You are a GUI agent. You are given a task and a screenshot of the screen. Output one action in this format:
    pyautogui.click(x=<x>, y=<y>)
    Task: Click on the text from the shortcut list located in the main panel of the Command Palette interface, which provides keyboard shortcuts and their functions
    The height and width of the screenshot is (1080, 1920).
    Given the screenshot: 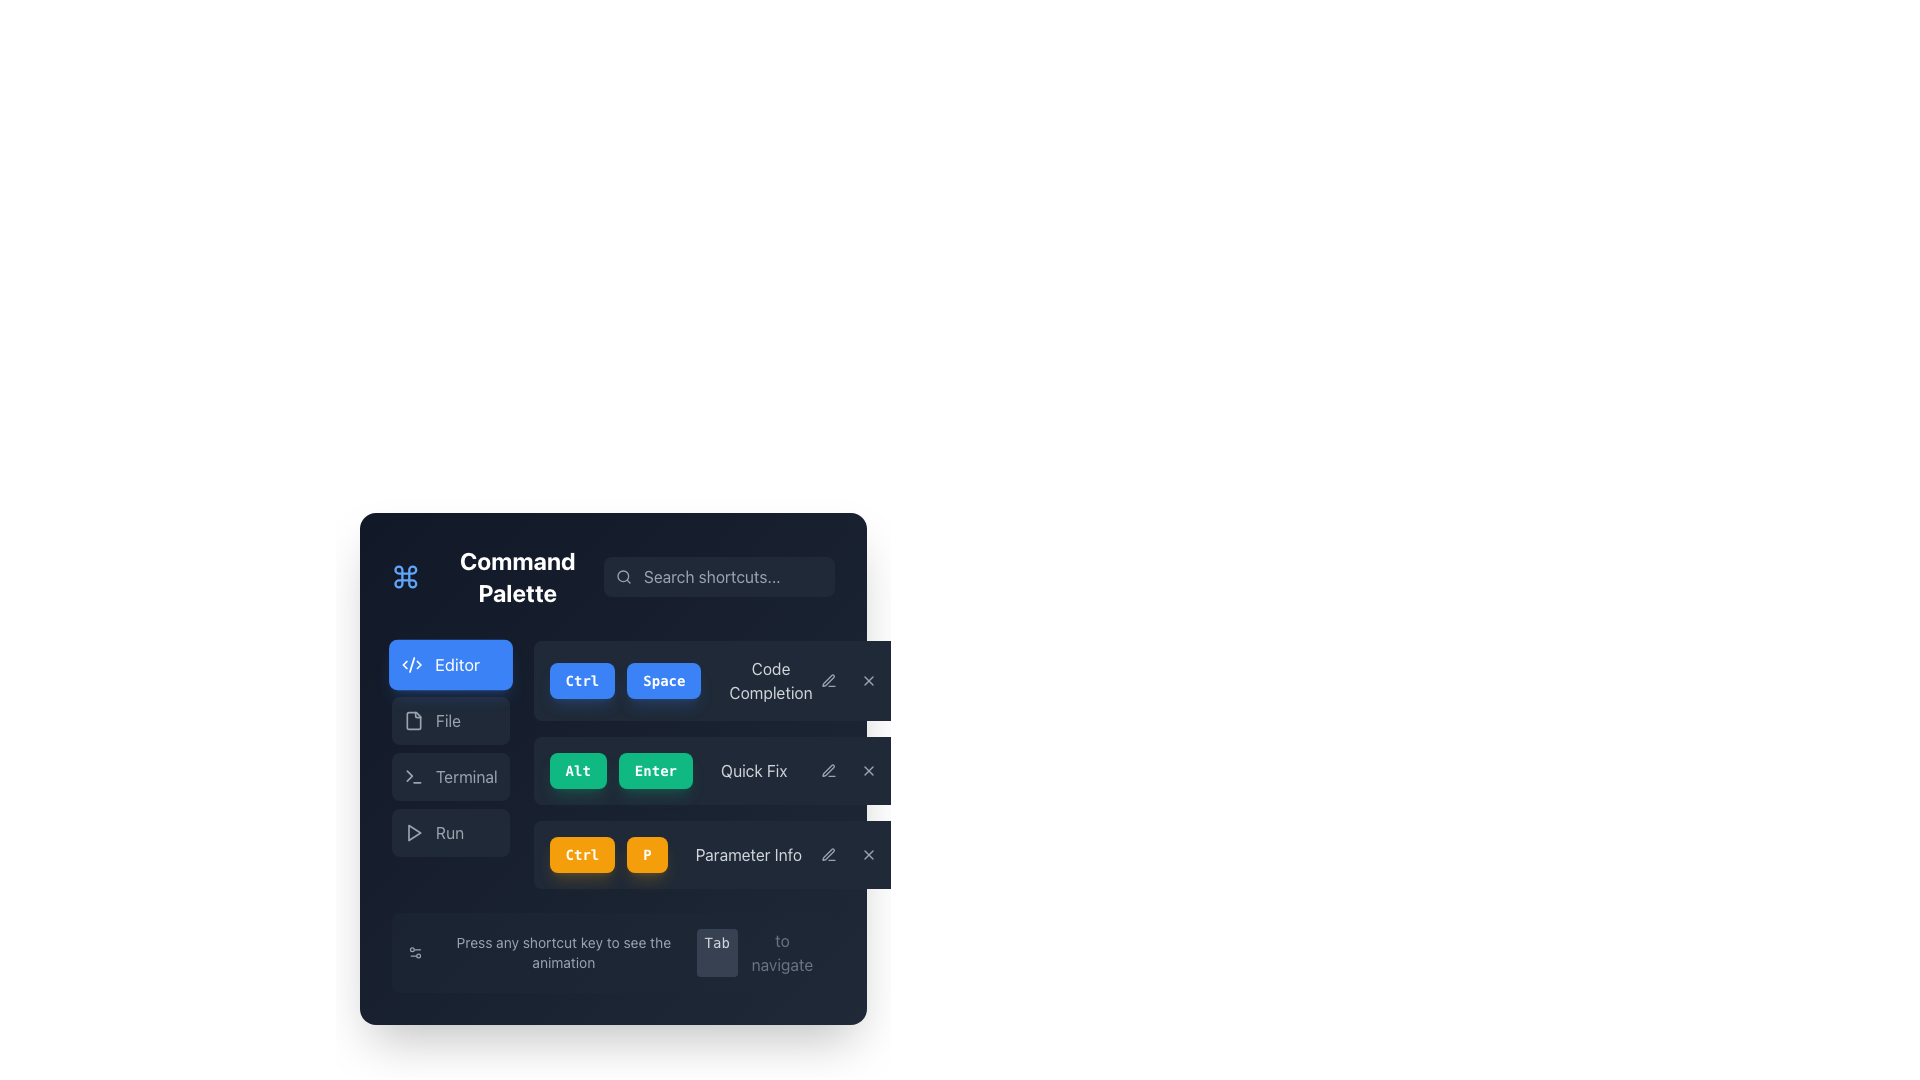 What is the action you would take?
    pyautogui.click(x=717, y=764)
    